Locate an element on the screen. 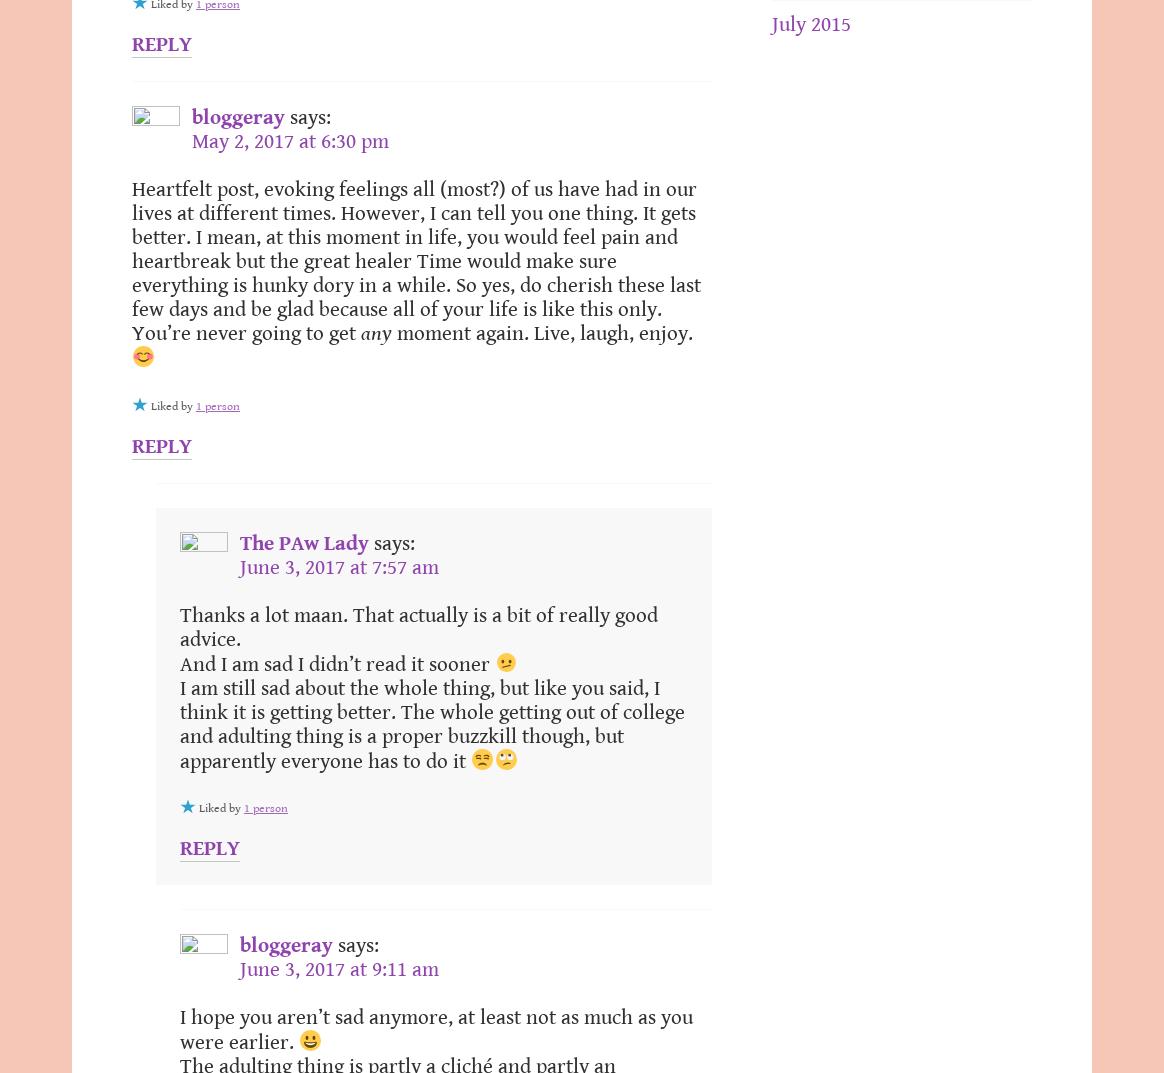  'July 2015' is located at coordinates (811, 24).